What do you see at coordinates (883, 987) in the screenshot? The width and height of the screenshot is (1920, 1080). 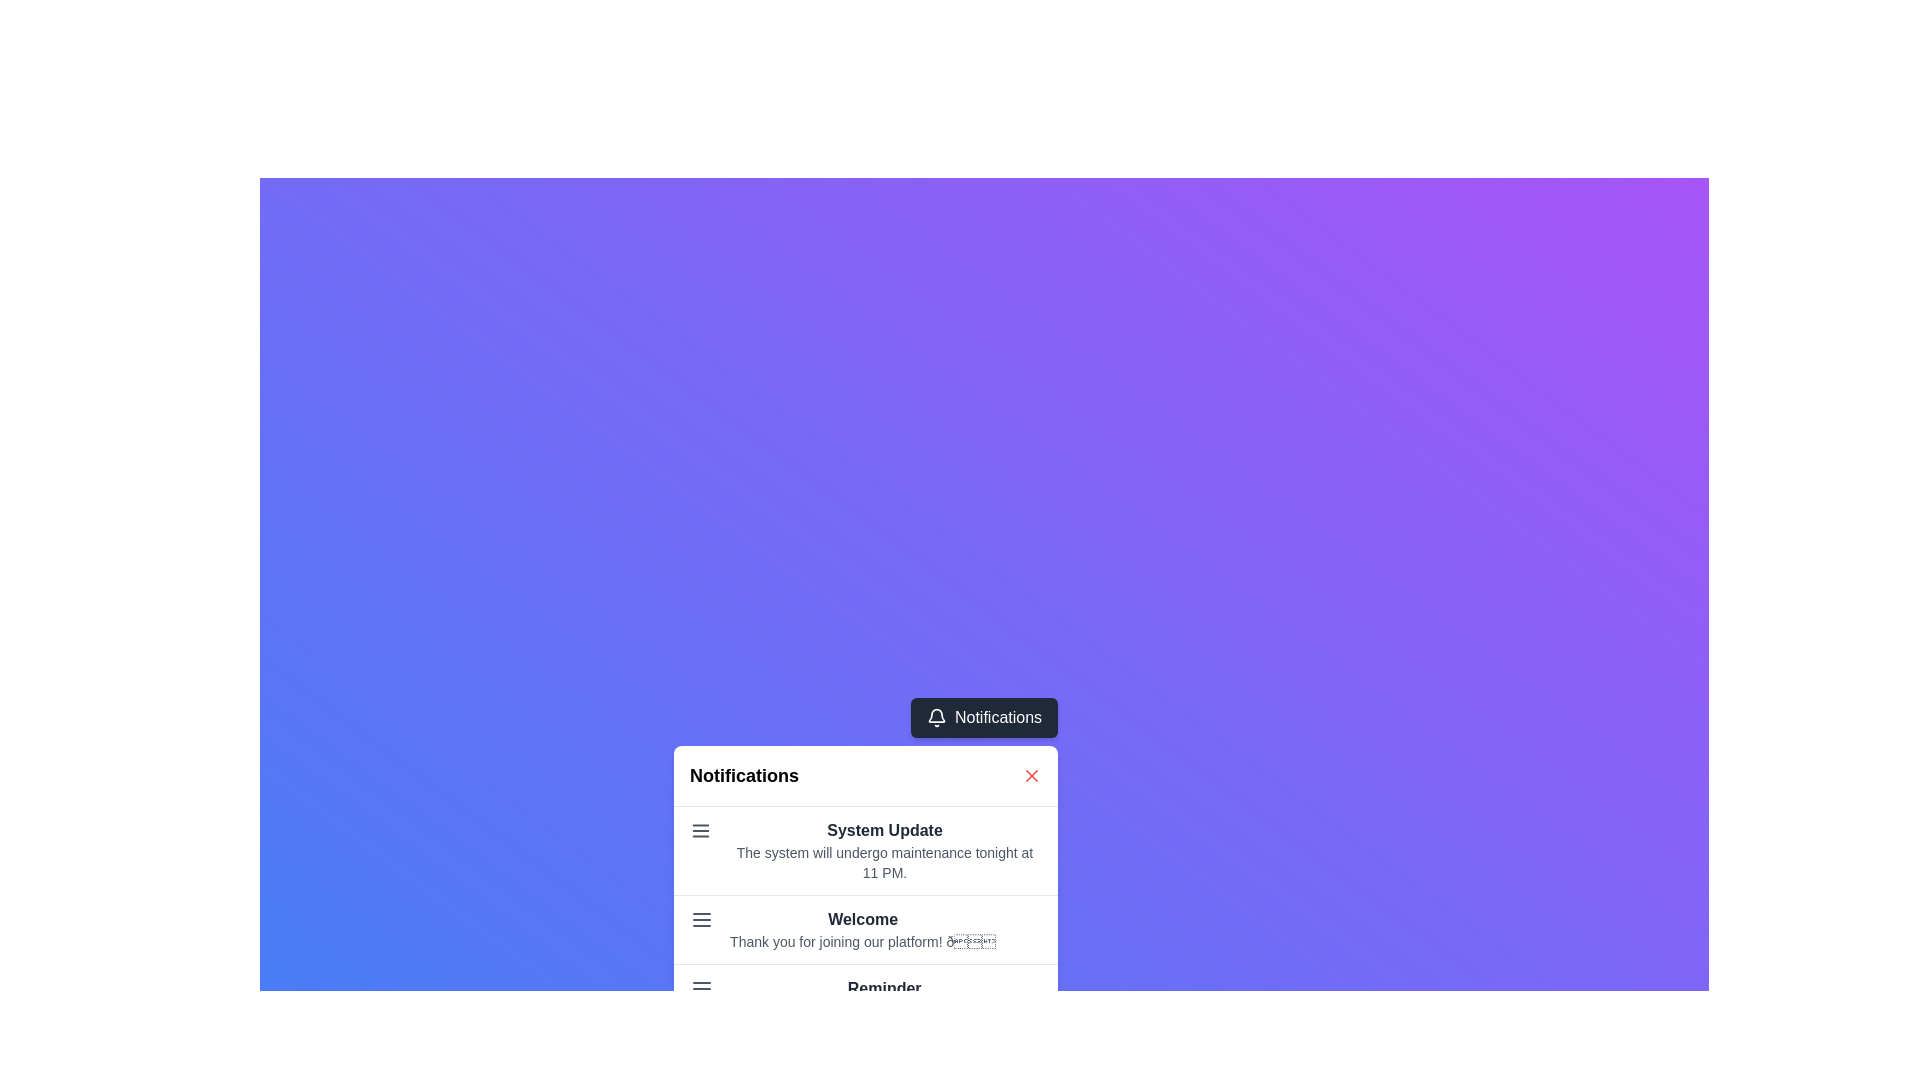 I see `bold-label text component displaying 'Reminder' located in the lower section of the notification panel, at the beginning of the third item in a vertically stacked list` at bounding box center [883, 987].